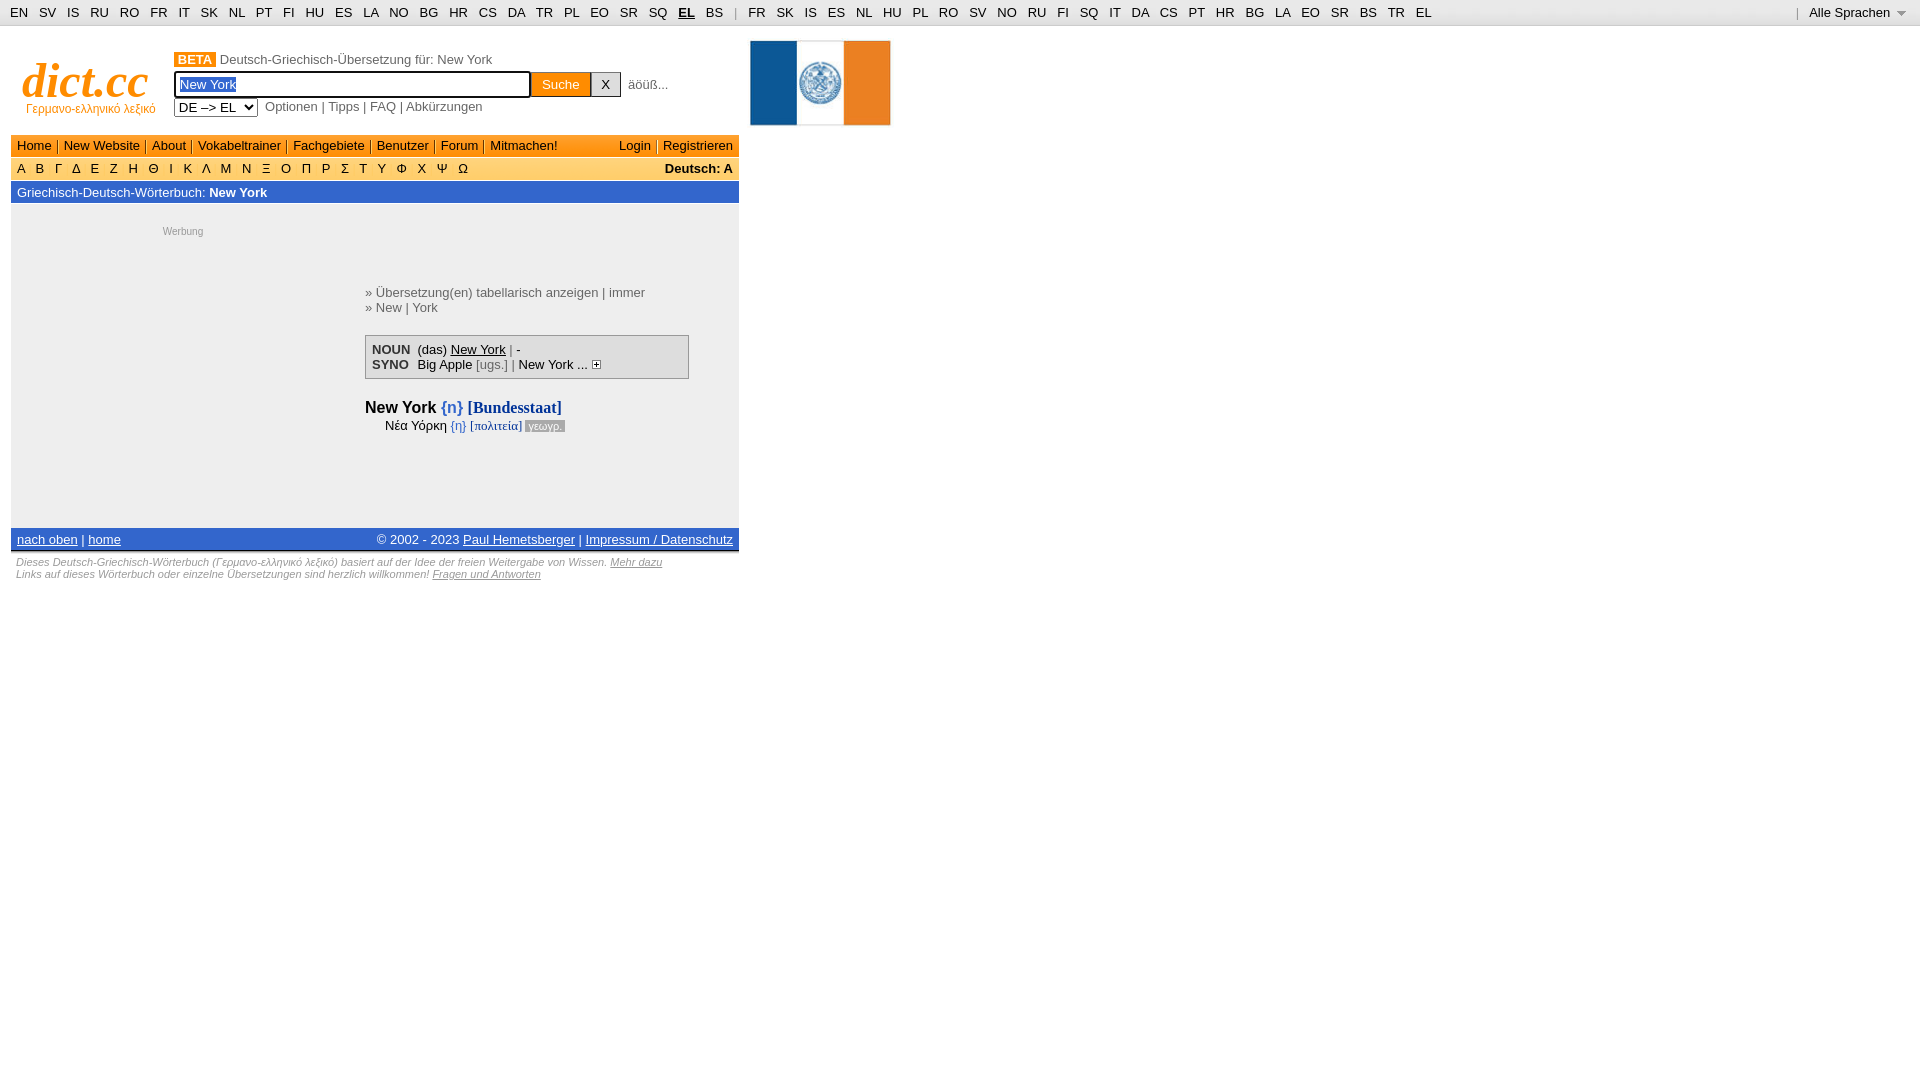 The width and height of the screenshot is (1920, 1080). I want to click on 'Impressum / Datenschutz', so click(659, 538).